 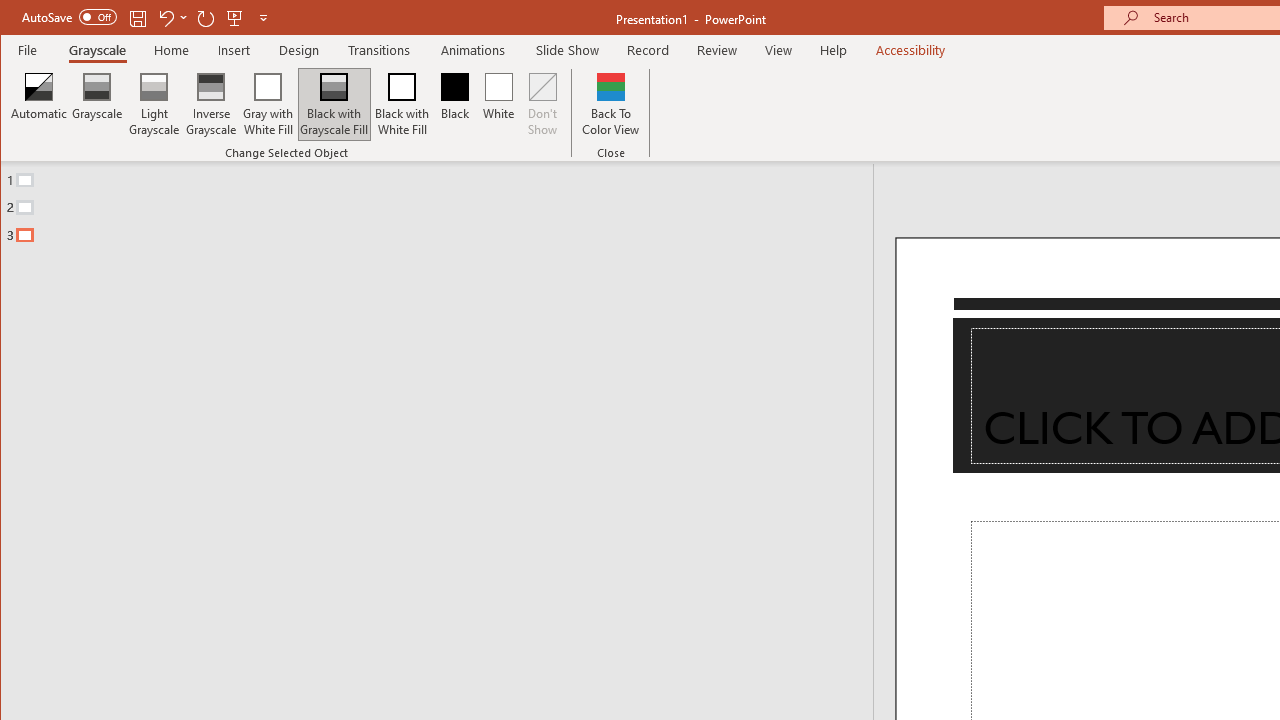 What do you see at coordinates (211, 104) in the screenshot?
I see `'Inverse Grayscale'` at bounding box center [211, 104].